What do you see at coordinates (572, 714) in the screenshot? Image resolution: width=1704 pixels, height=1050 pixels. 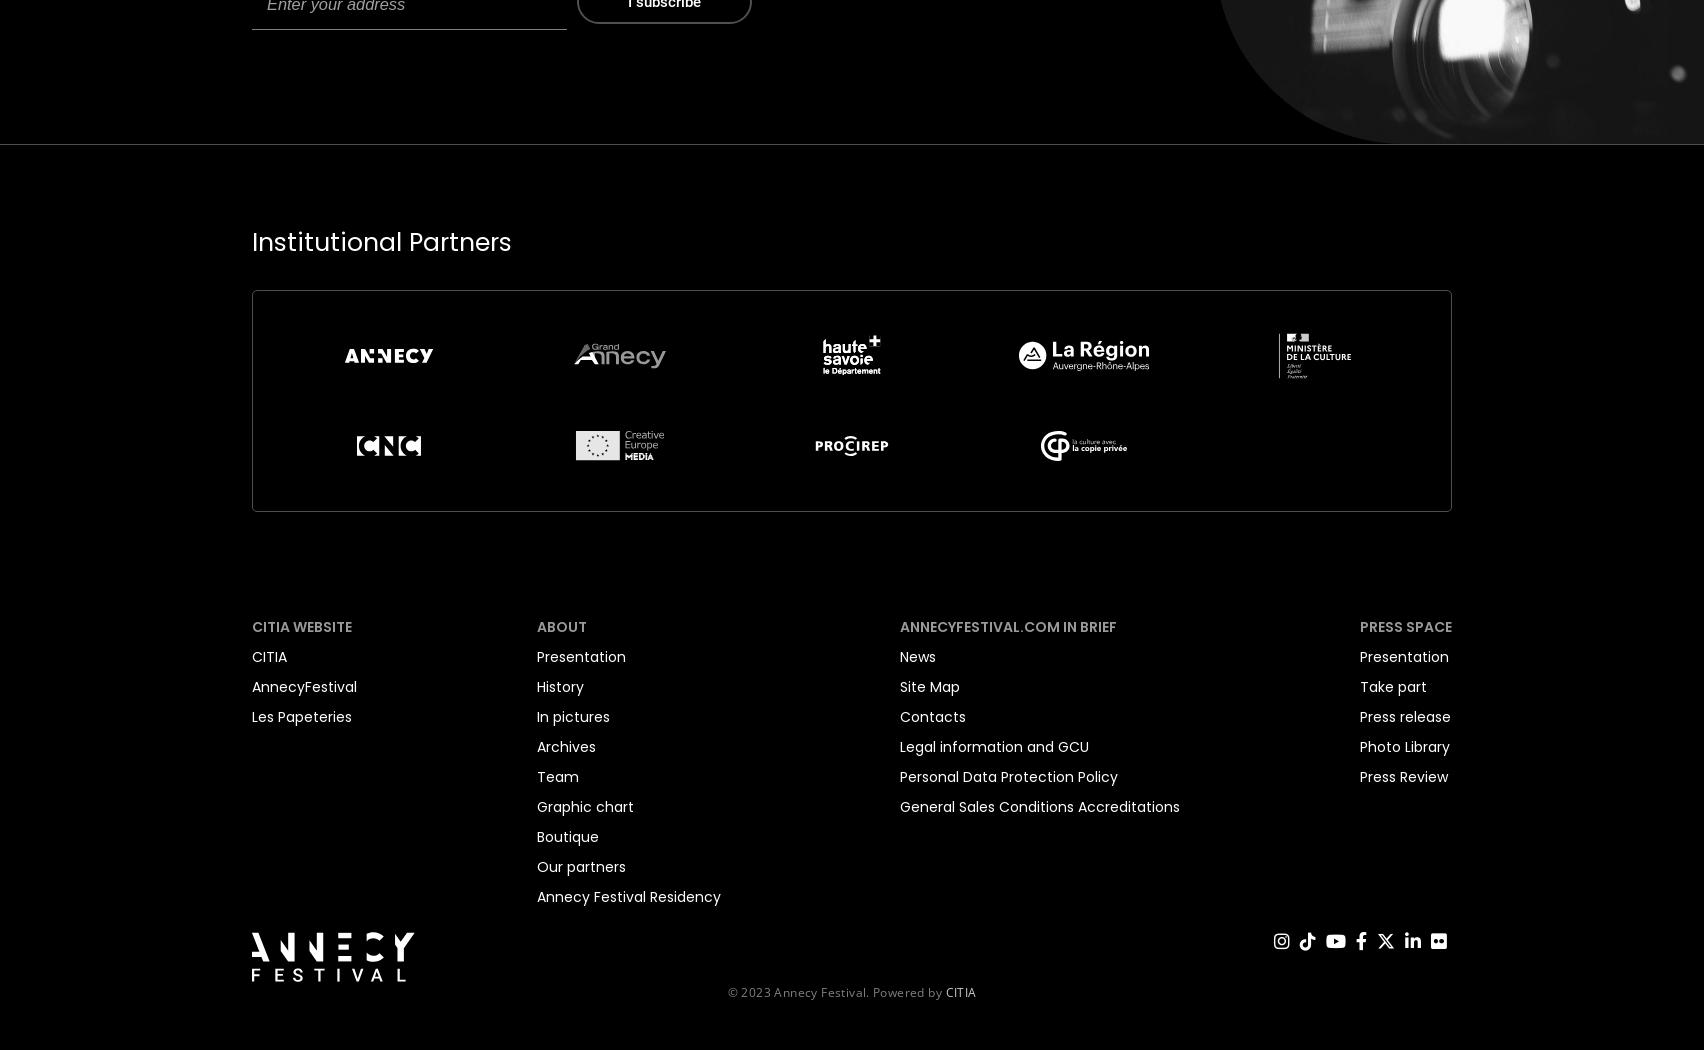 I see `'In pictures'` at bounding box center [572, 714].